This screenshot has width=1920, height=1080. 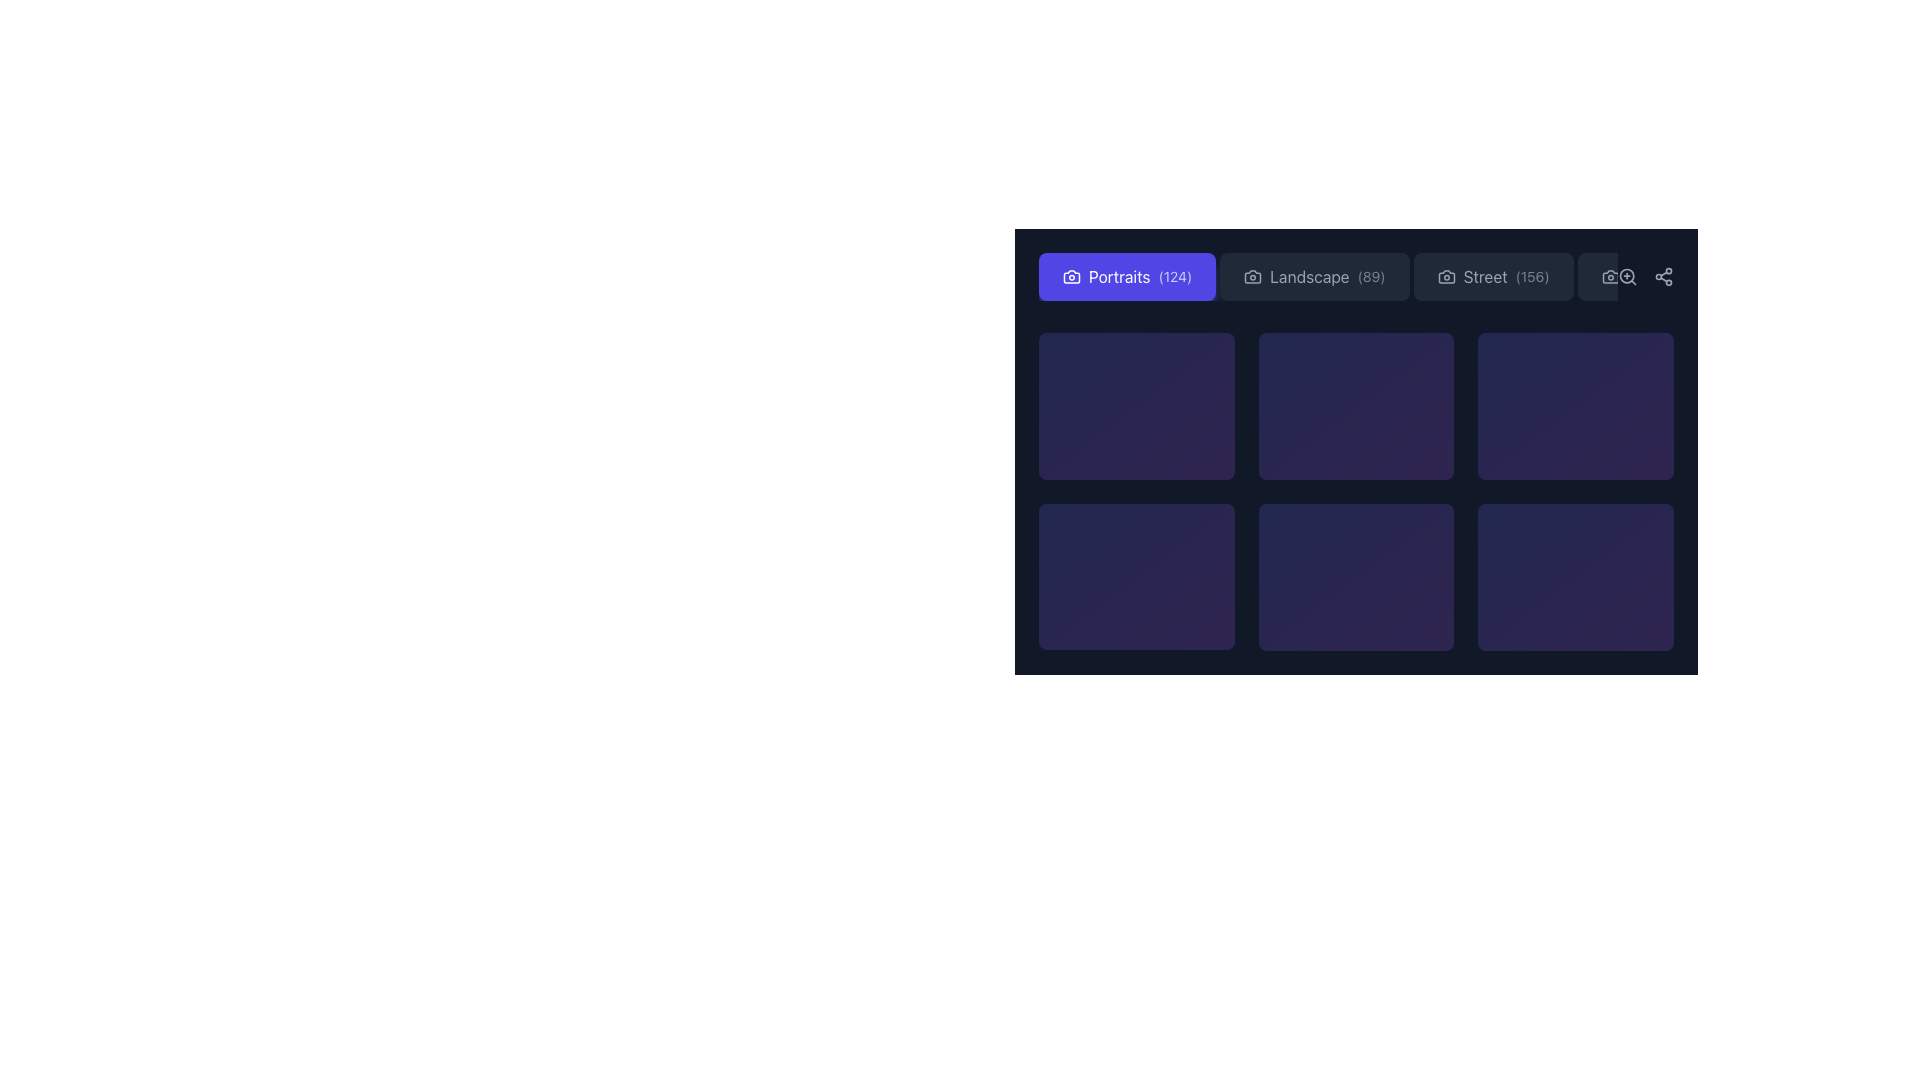 I want to click on the camera icon, which is a vector graphic resembling a traditional camera, located in the top-right region of the interface, adjacent to a share icon and to the left of a magnifying glass icon, so click(x=1610, y=277).